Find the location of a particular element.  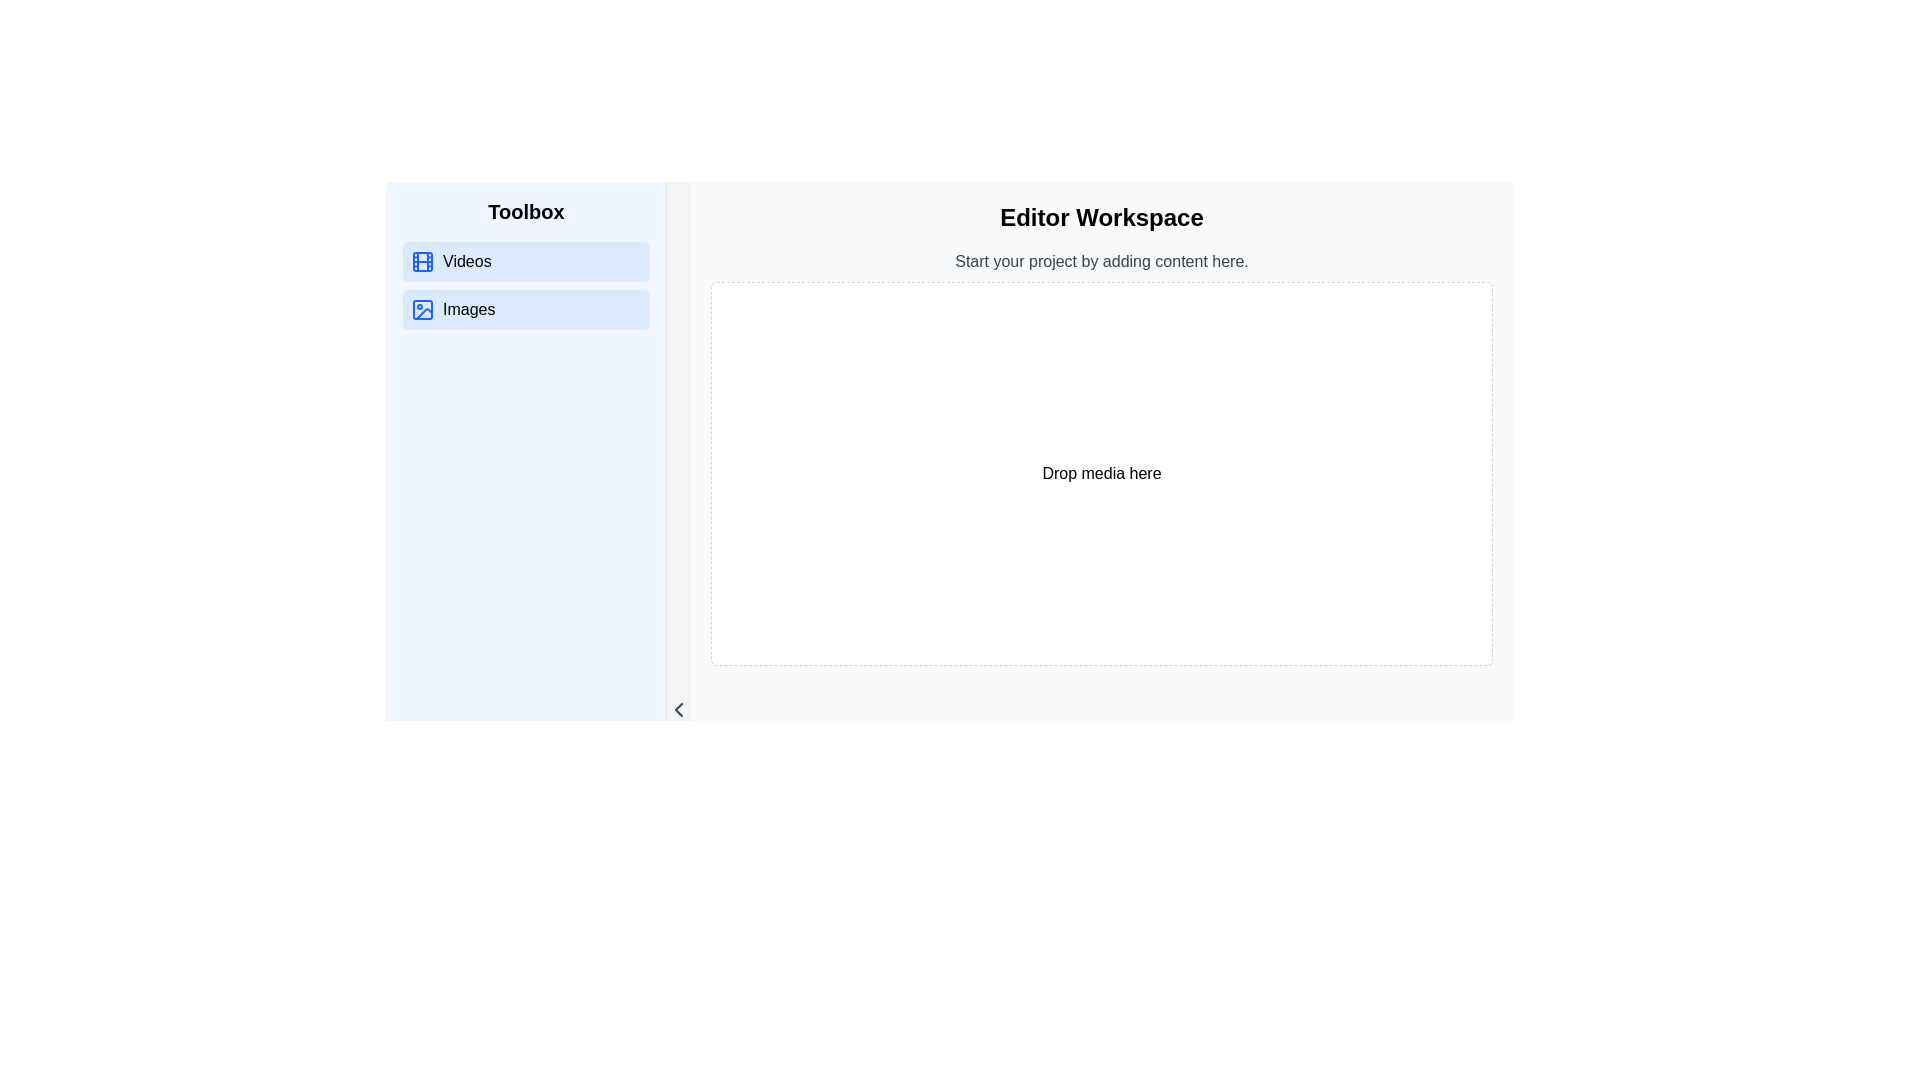

the blue filmstrip icon located in the 'Toolbox' section, which is the first part of the 'Videos' button group is located at coordinates (421, 261).